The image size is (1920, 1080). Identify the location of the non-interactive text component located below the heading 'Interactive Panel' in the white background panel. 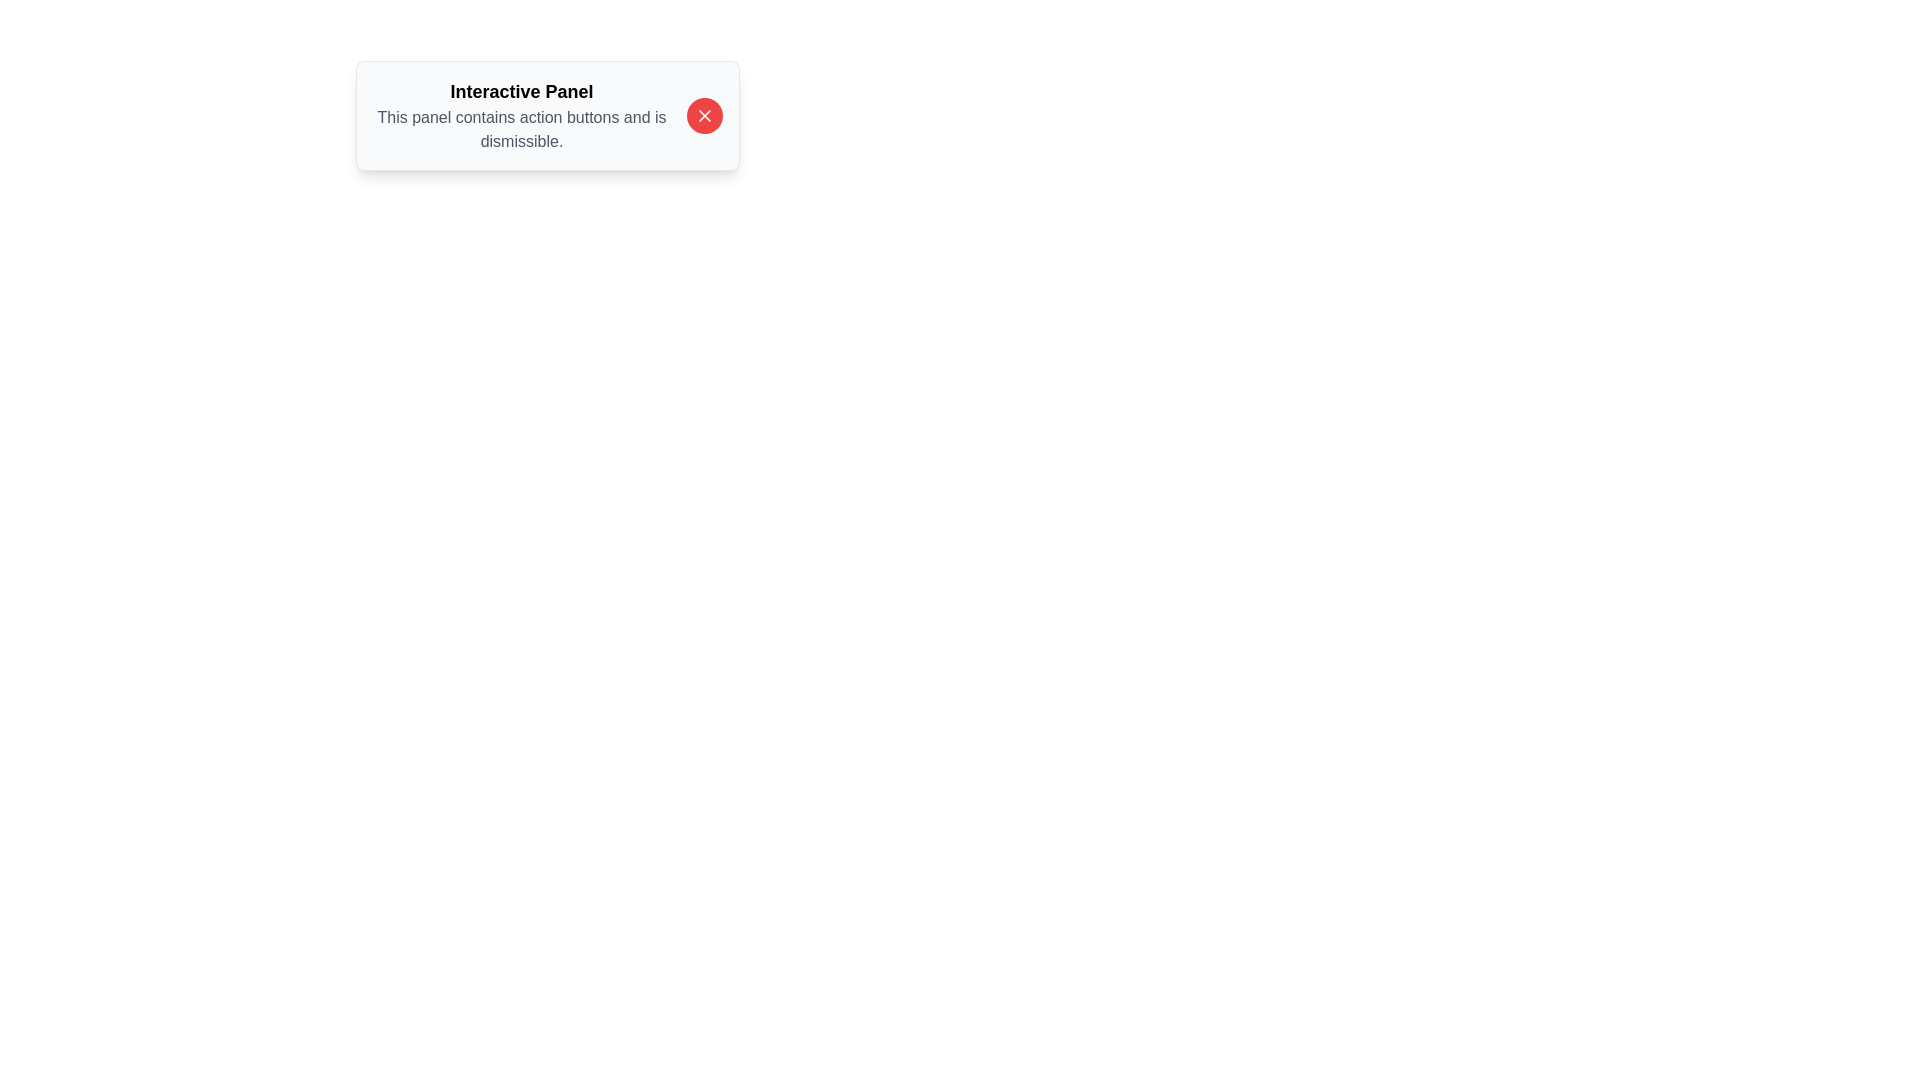
(522, 130).